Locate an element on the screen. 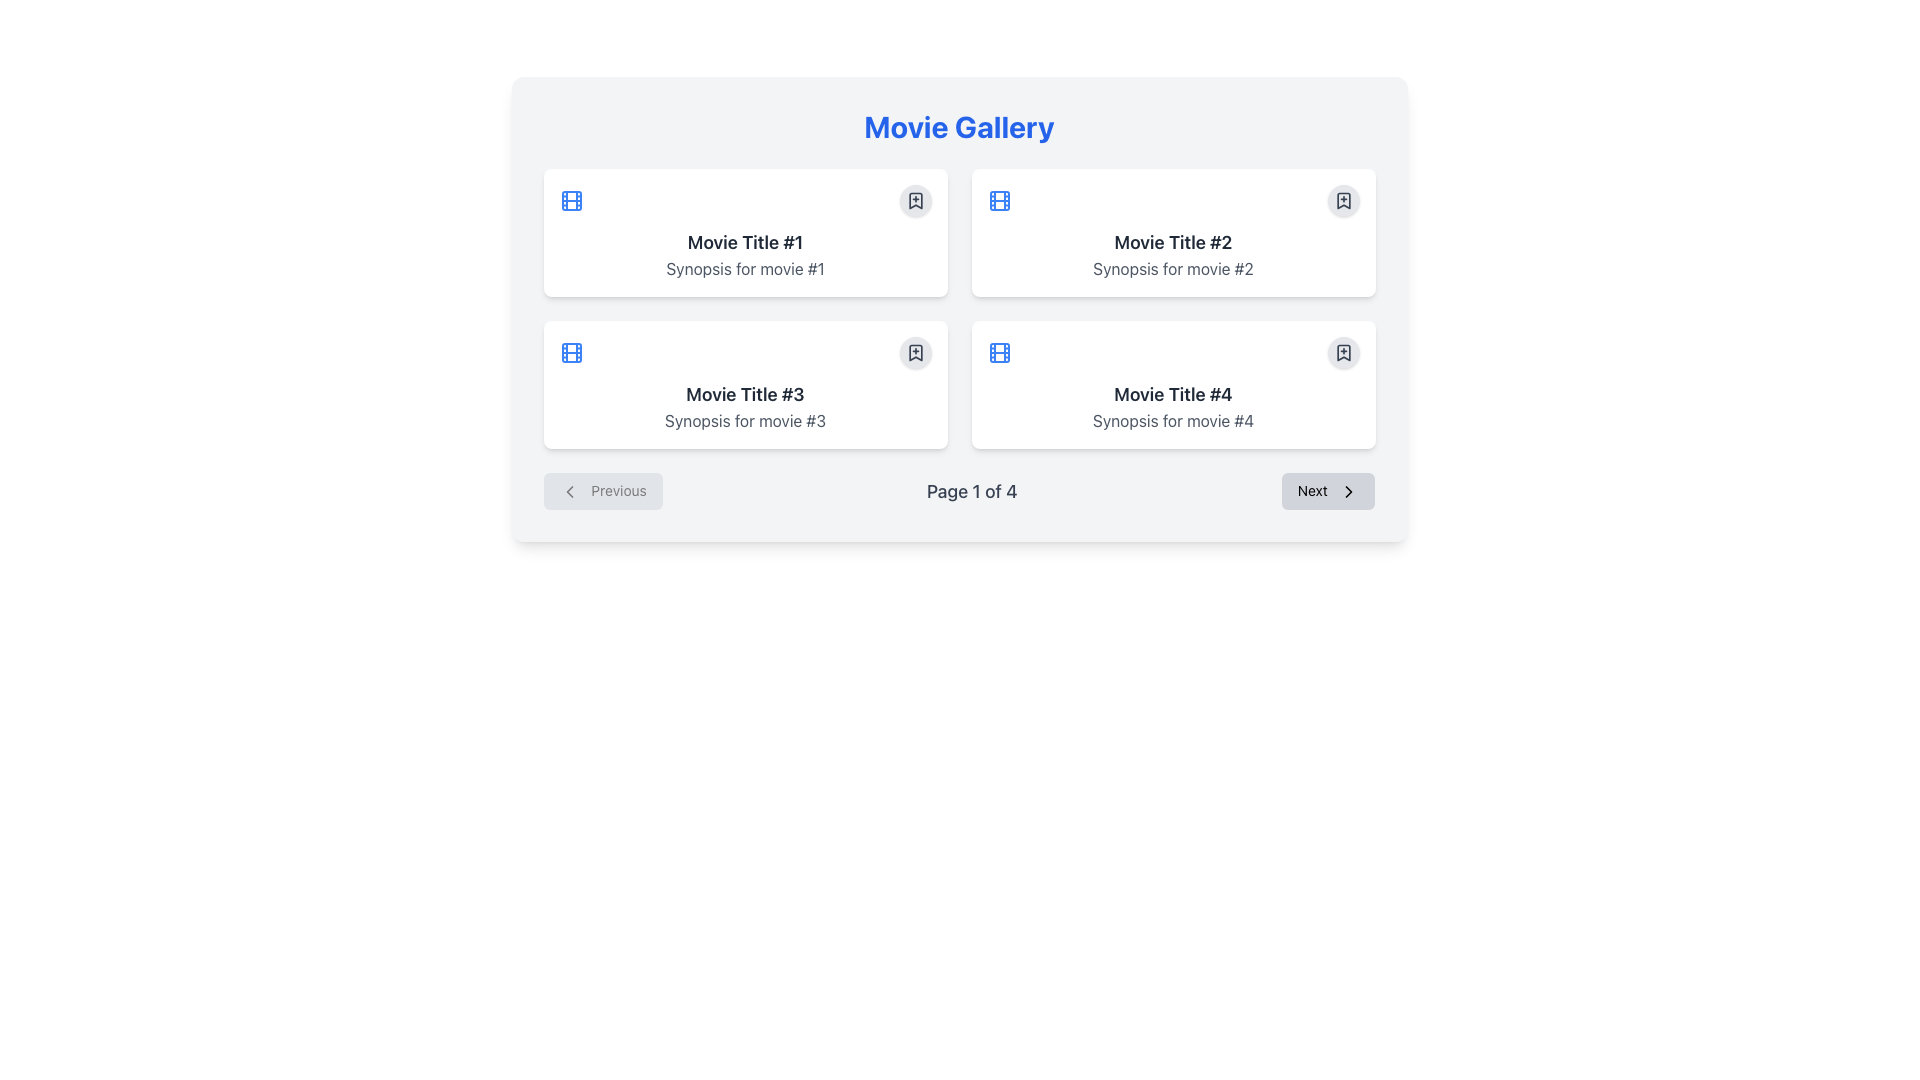 The image size is (1920, 1080). the blue movie reel icon with perforation patterns located in the upper-right card titled 'Movie Title #2' to interact with the associated content is located at coordinates (999, 200).